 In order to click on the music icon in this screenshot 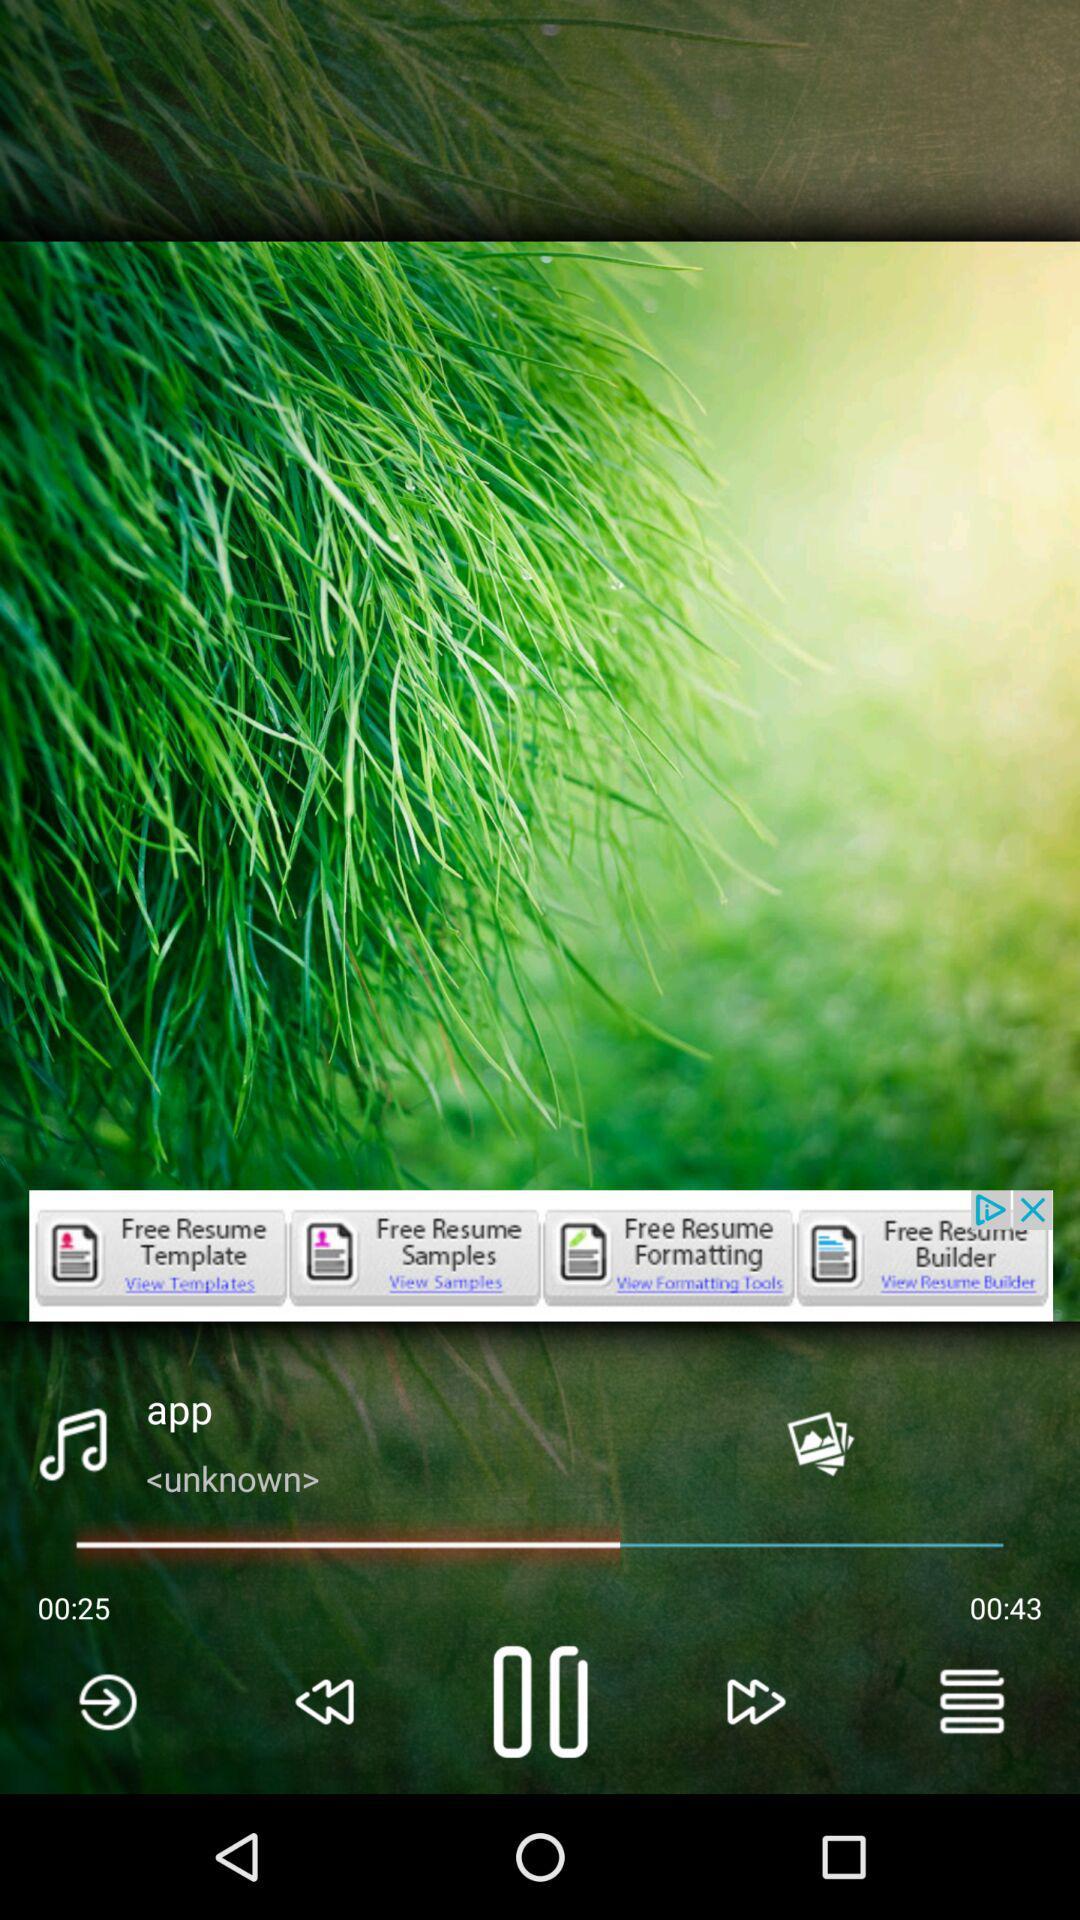, I will do `click(72, 1443)`.